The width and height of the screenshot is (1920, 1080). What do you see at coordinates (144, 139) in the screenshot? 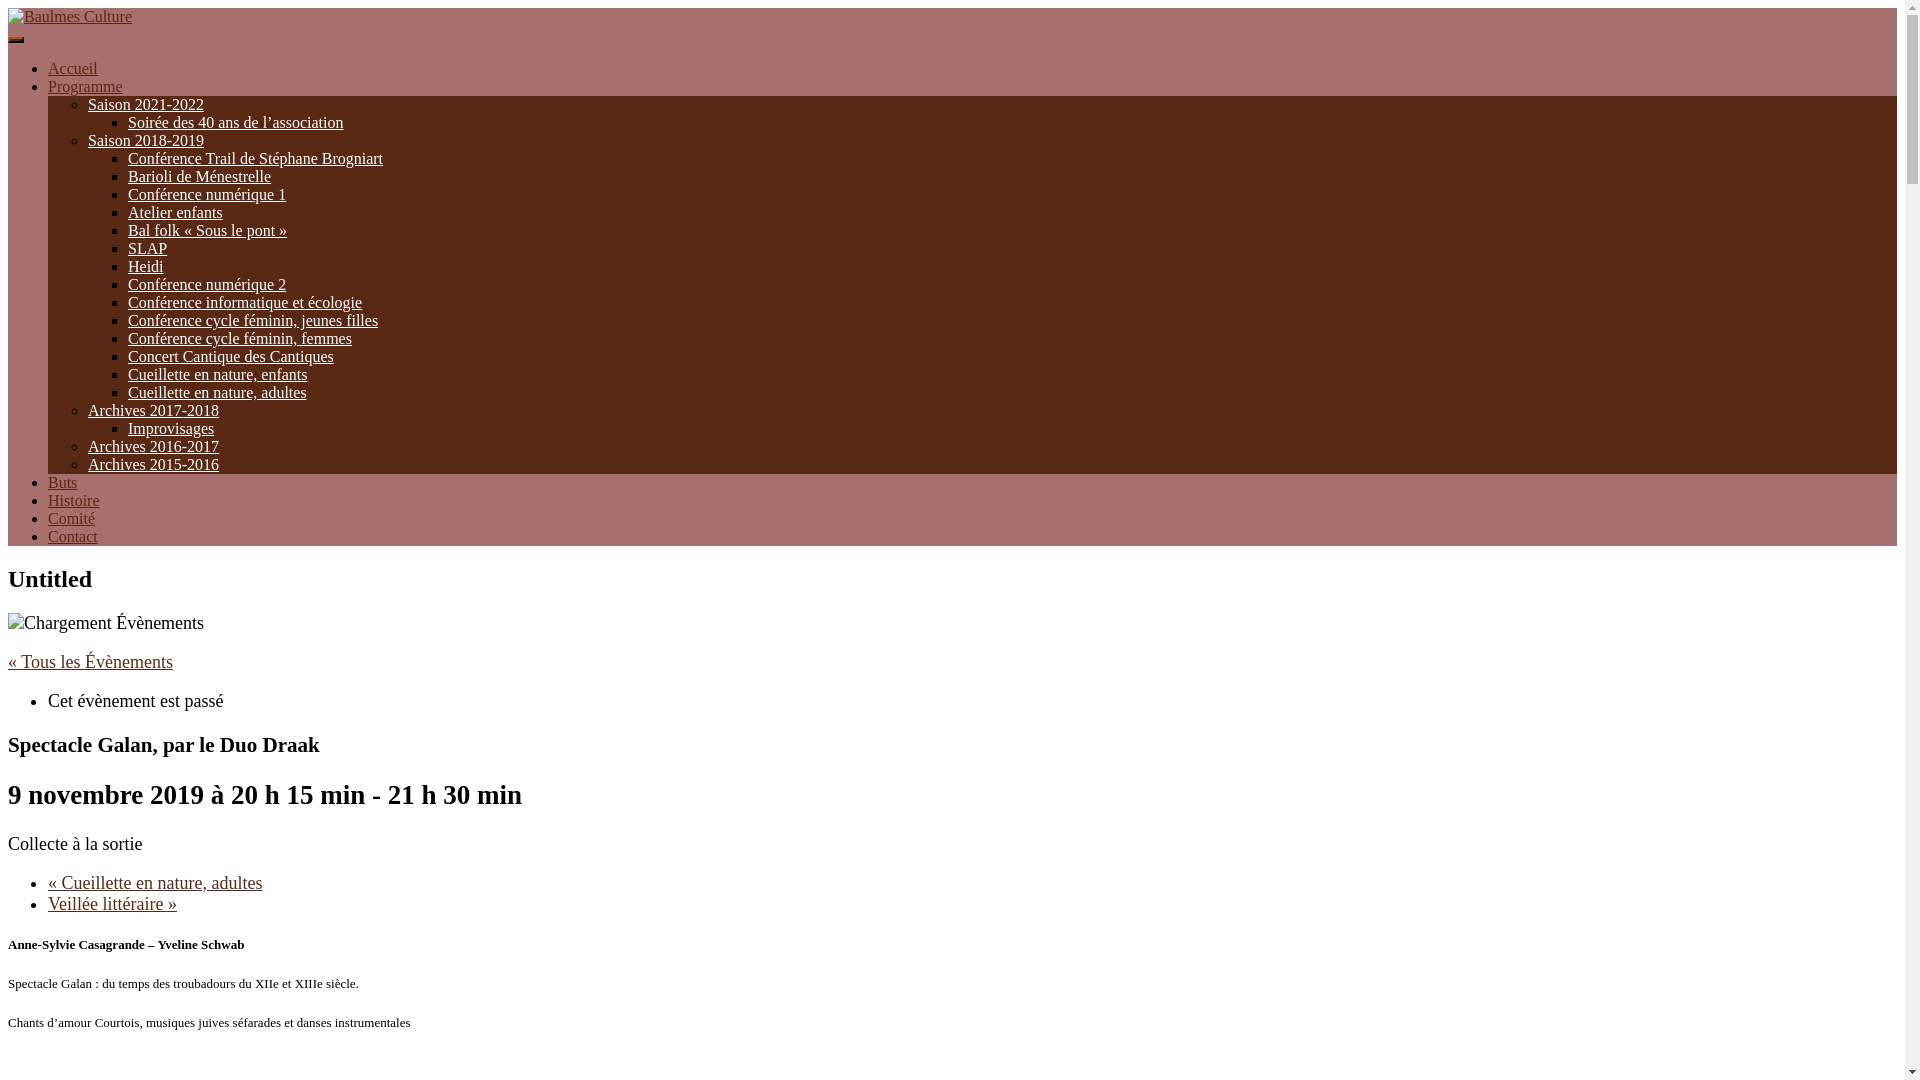
I see `'Saison 2018-2019'` at bounding box center [144, 139].